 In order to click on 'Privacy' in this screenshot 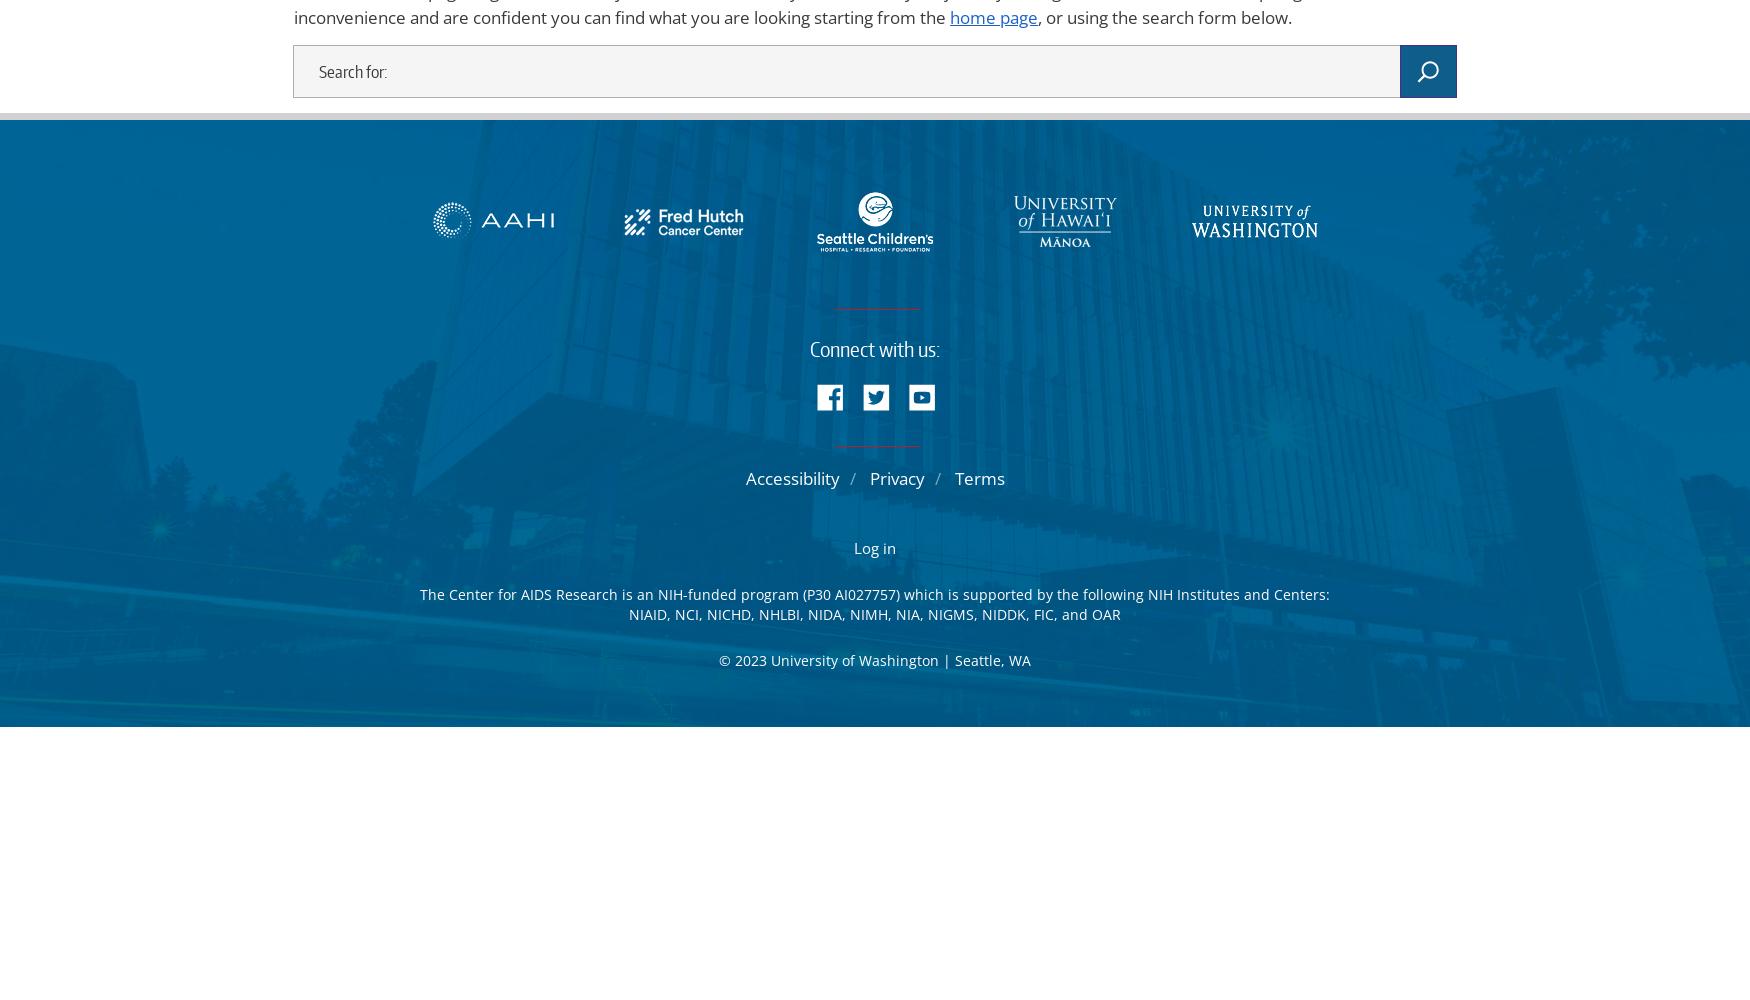, I will do `click(895, 477)`.